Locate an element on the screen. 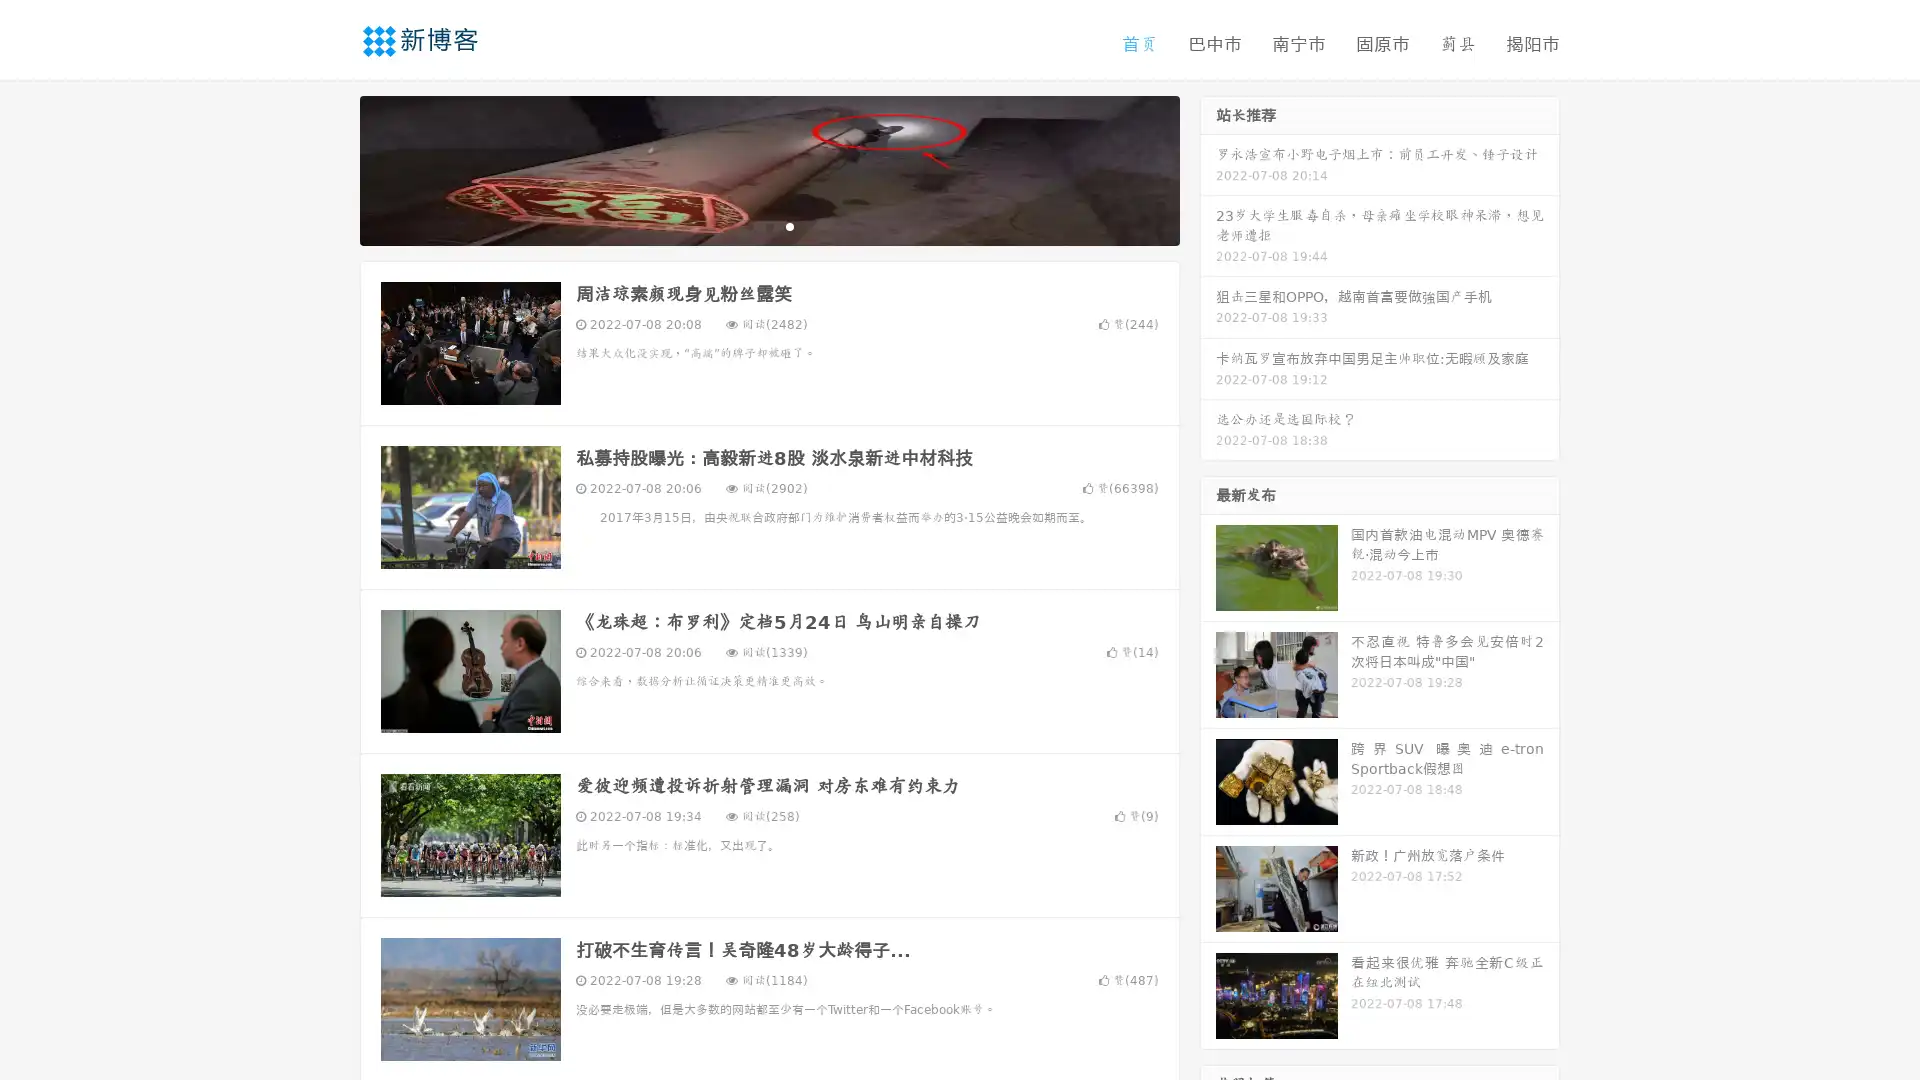  Go to slide 3 is located at coordinates (789, 225).